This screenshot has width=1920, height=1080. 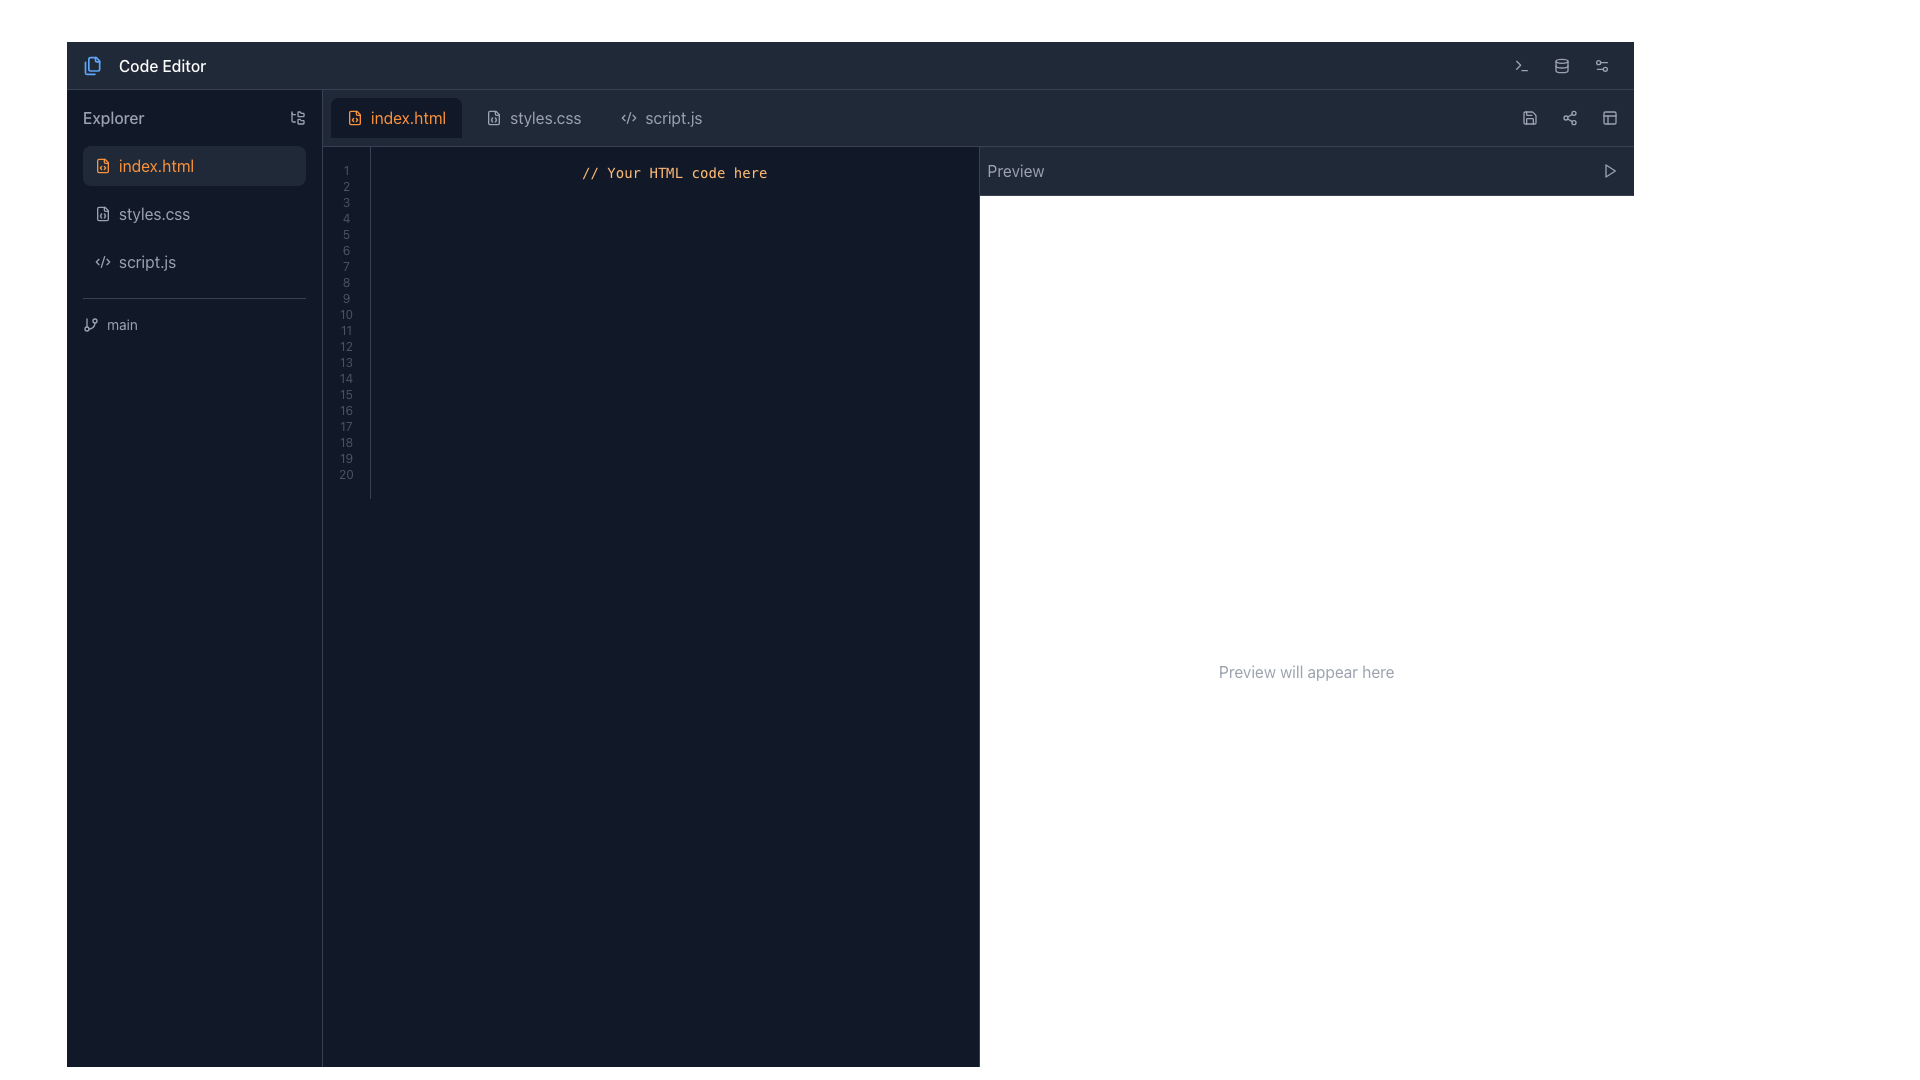 I want to click on the 14th static text label in the vertical list of line number indicators located on the left panel under the file name 'index.html', so click(x=346, y=378).